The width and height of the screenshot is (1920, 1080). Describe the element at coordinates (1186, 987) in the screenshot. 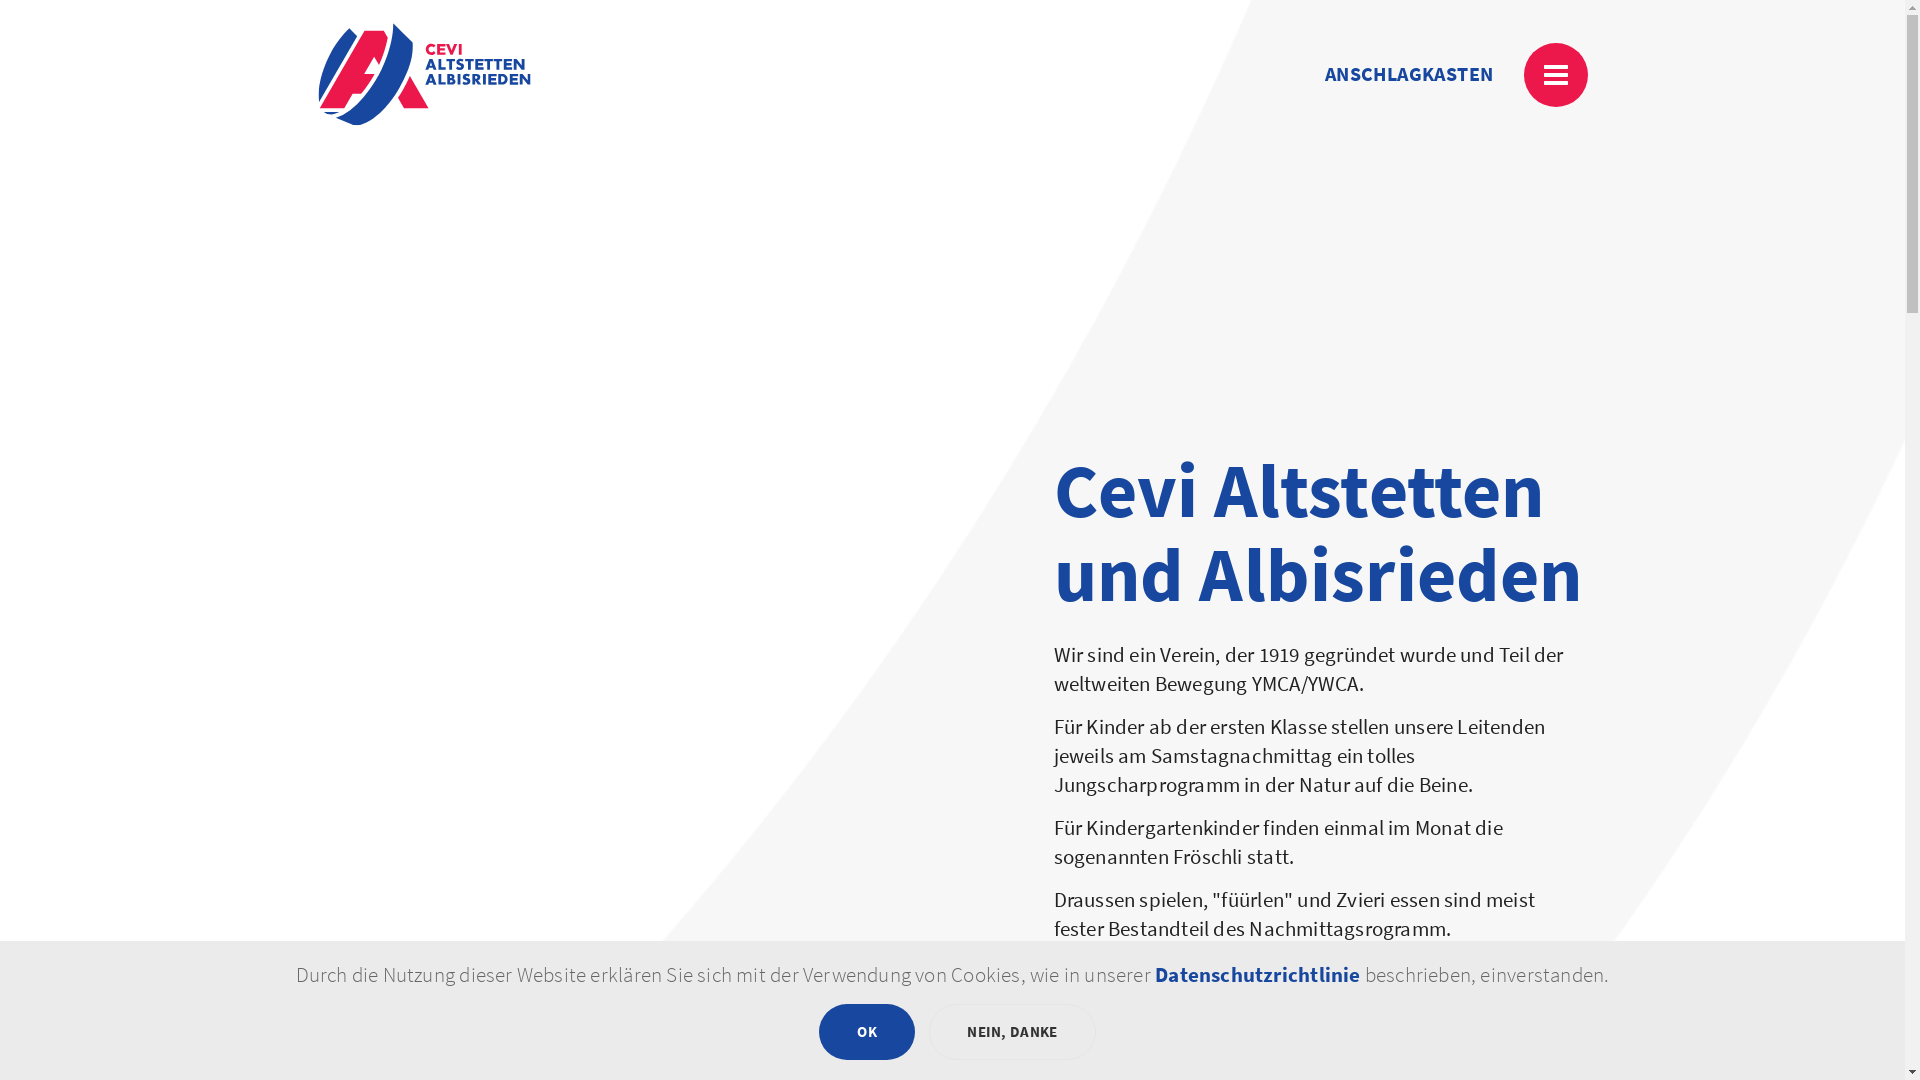

I see `'ZUM ANSCHLAGKASTEN'` at that location.